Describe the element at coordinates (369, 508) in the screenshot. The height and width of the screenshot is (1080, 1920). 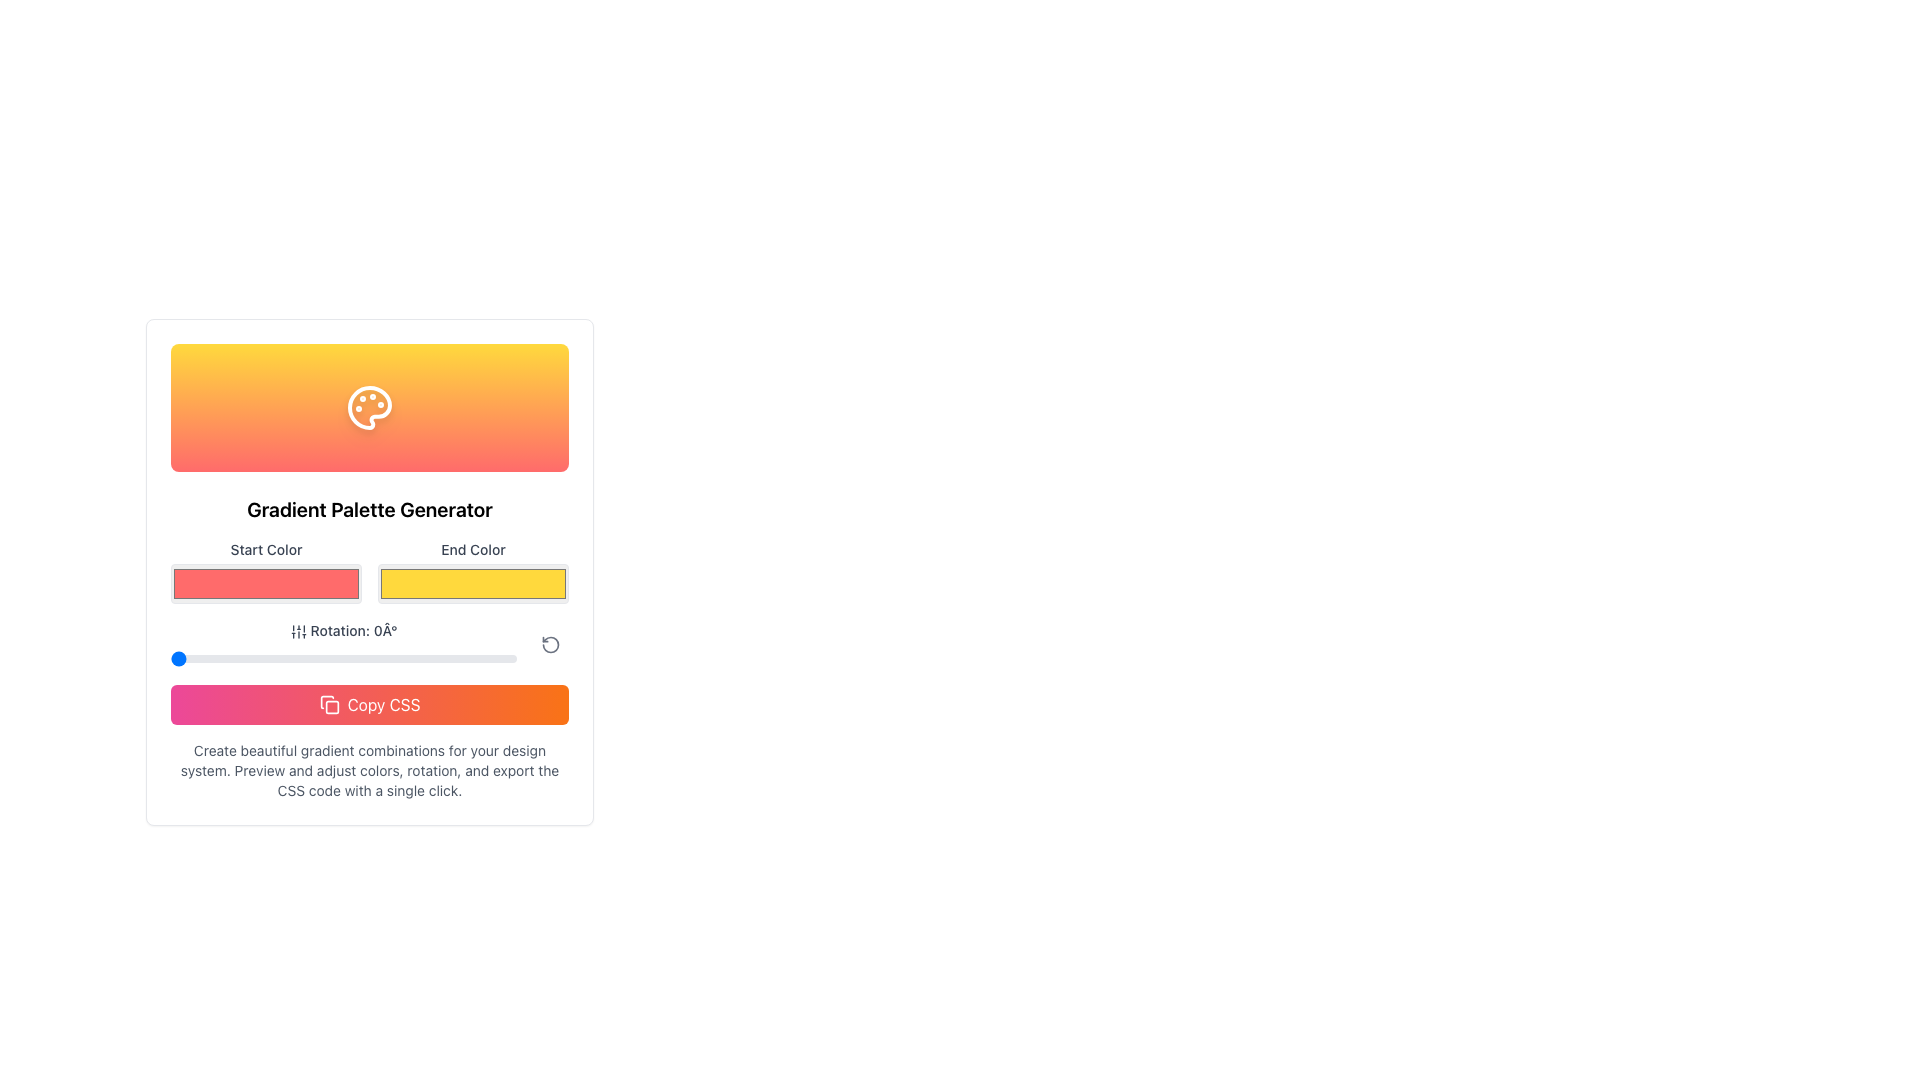
I see `the text label that reads 'Gradient Palette Generator', which is styled in bold with a large font size, located within a bordered card layout, positioned above the 'Start Color' and 'End Color' input fields` at that location.